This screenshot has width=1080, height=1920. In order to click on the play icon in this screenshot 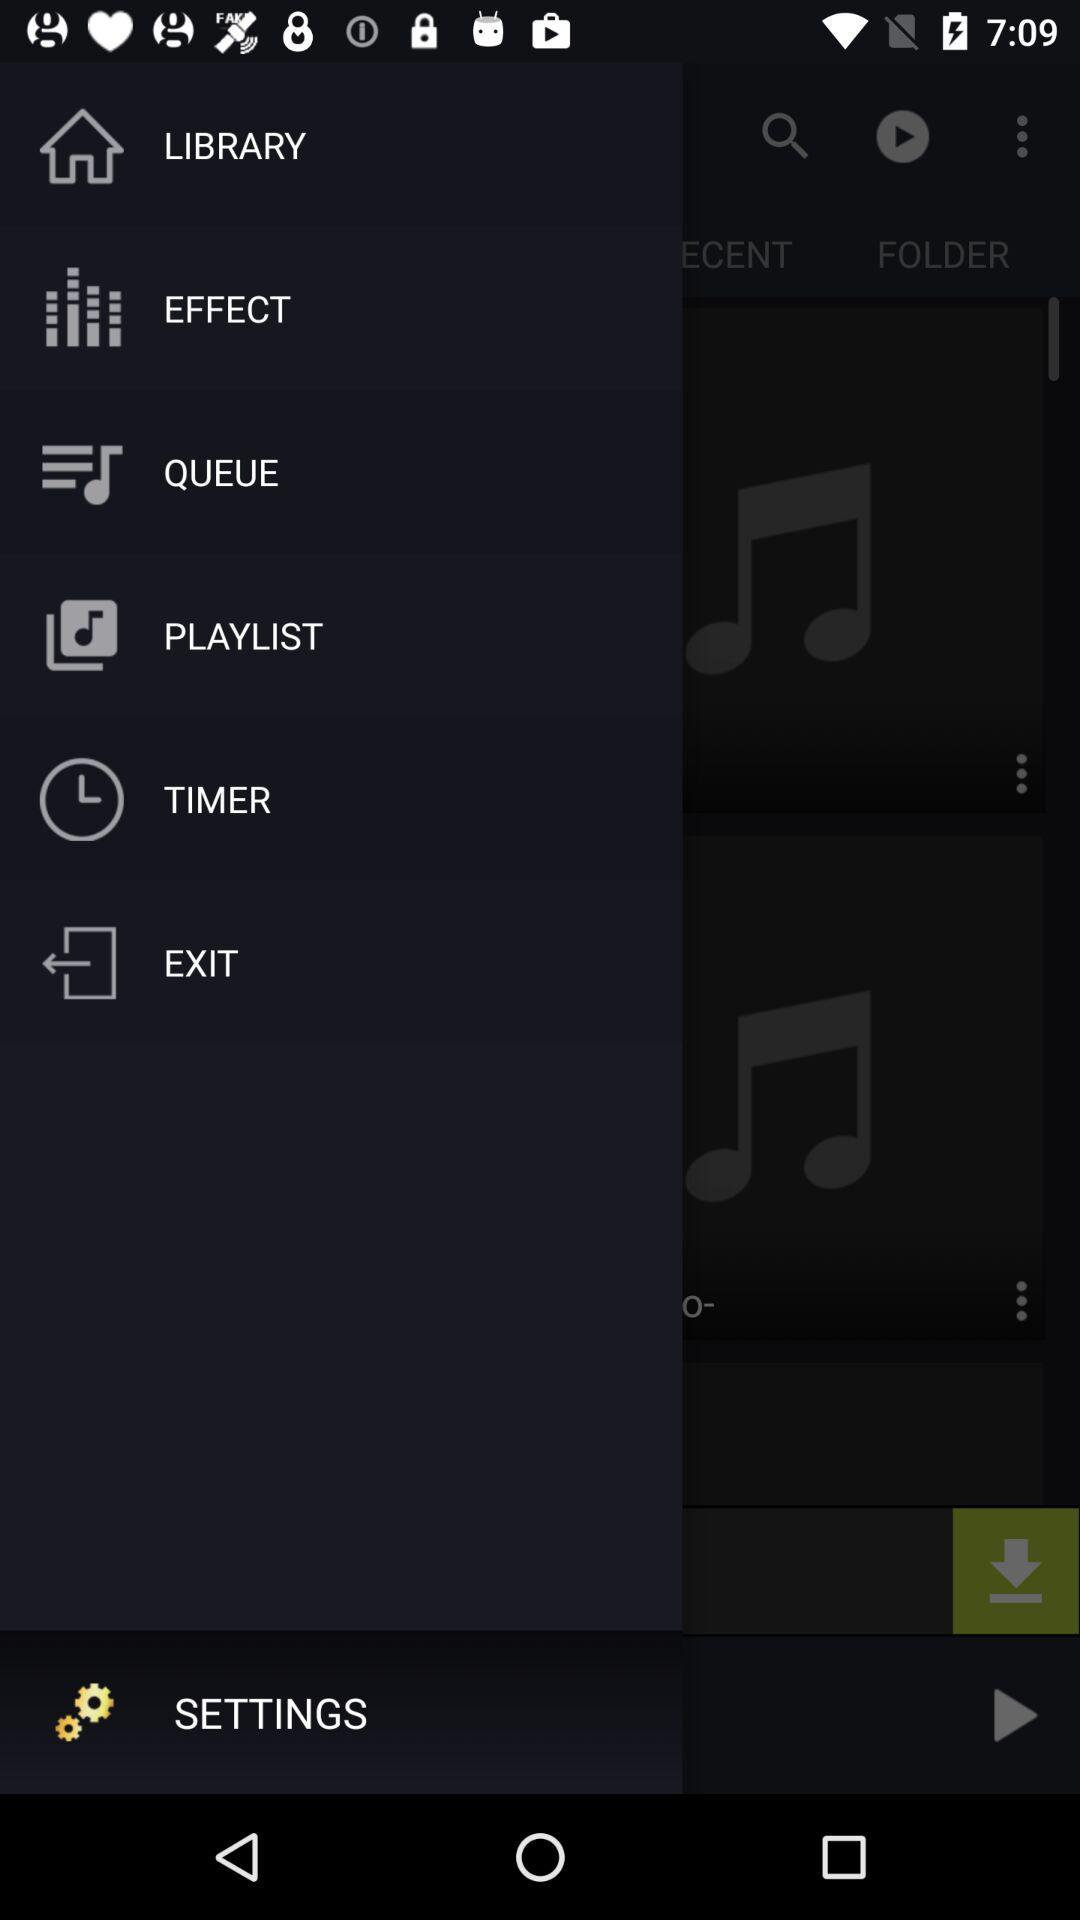, I will do `click(1011, 1714)`.